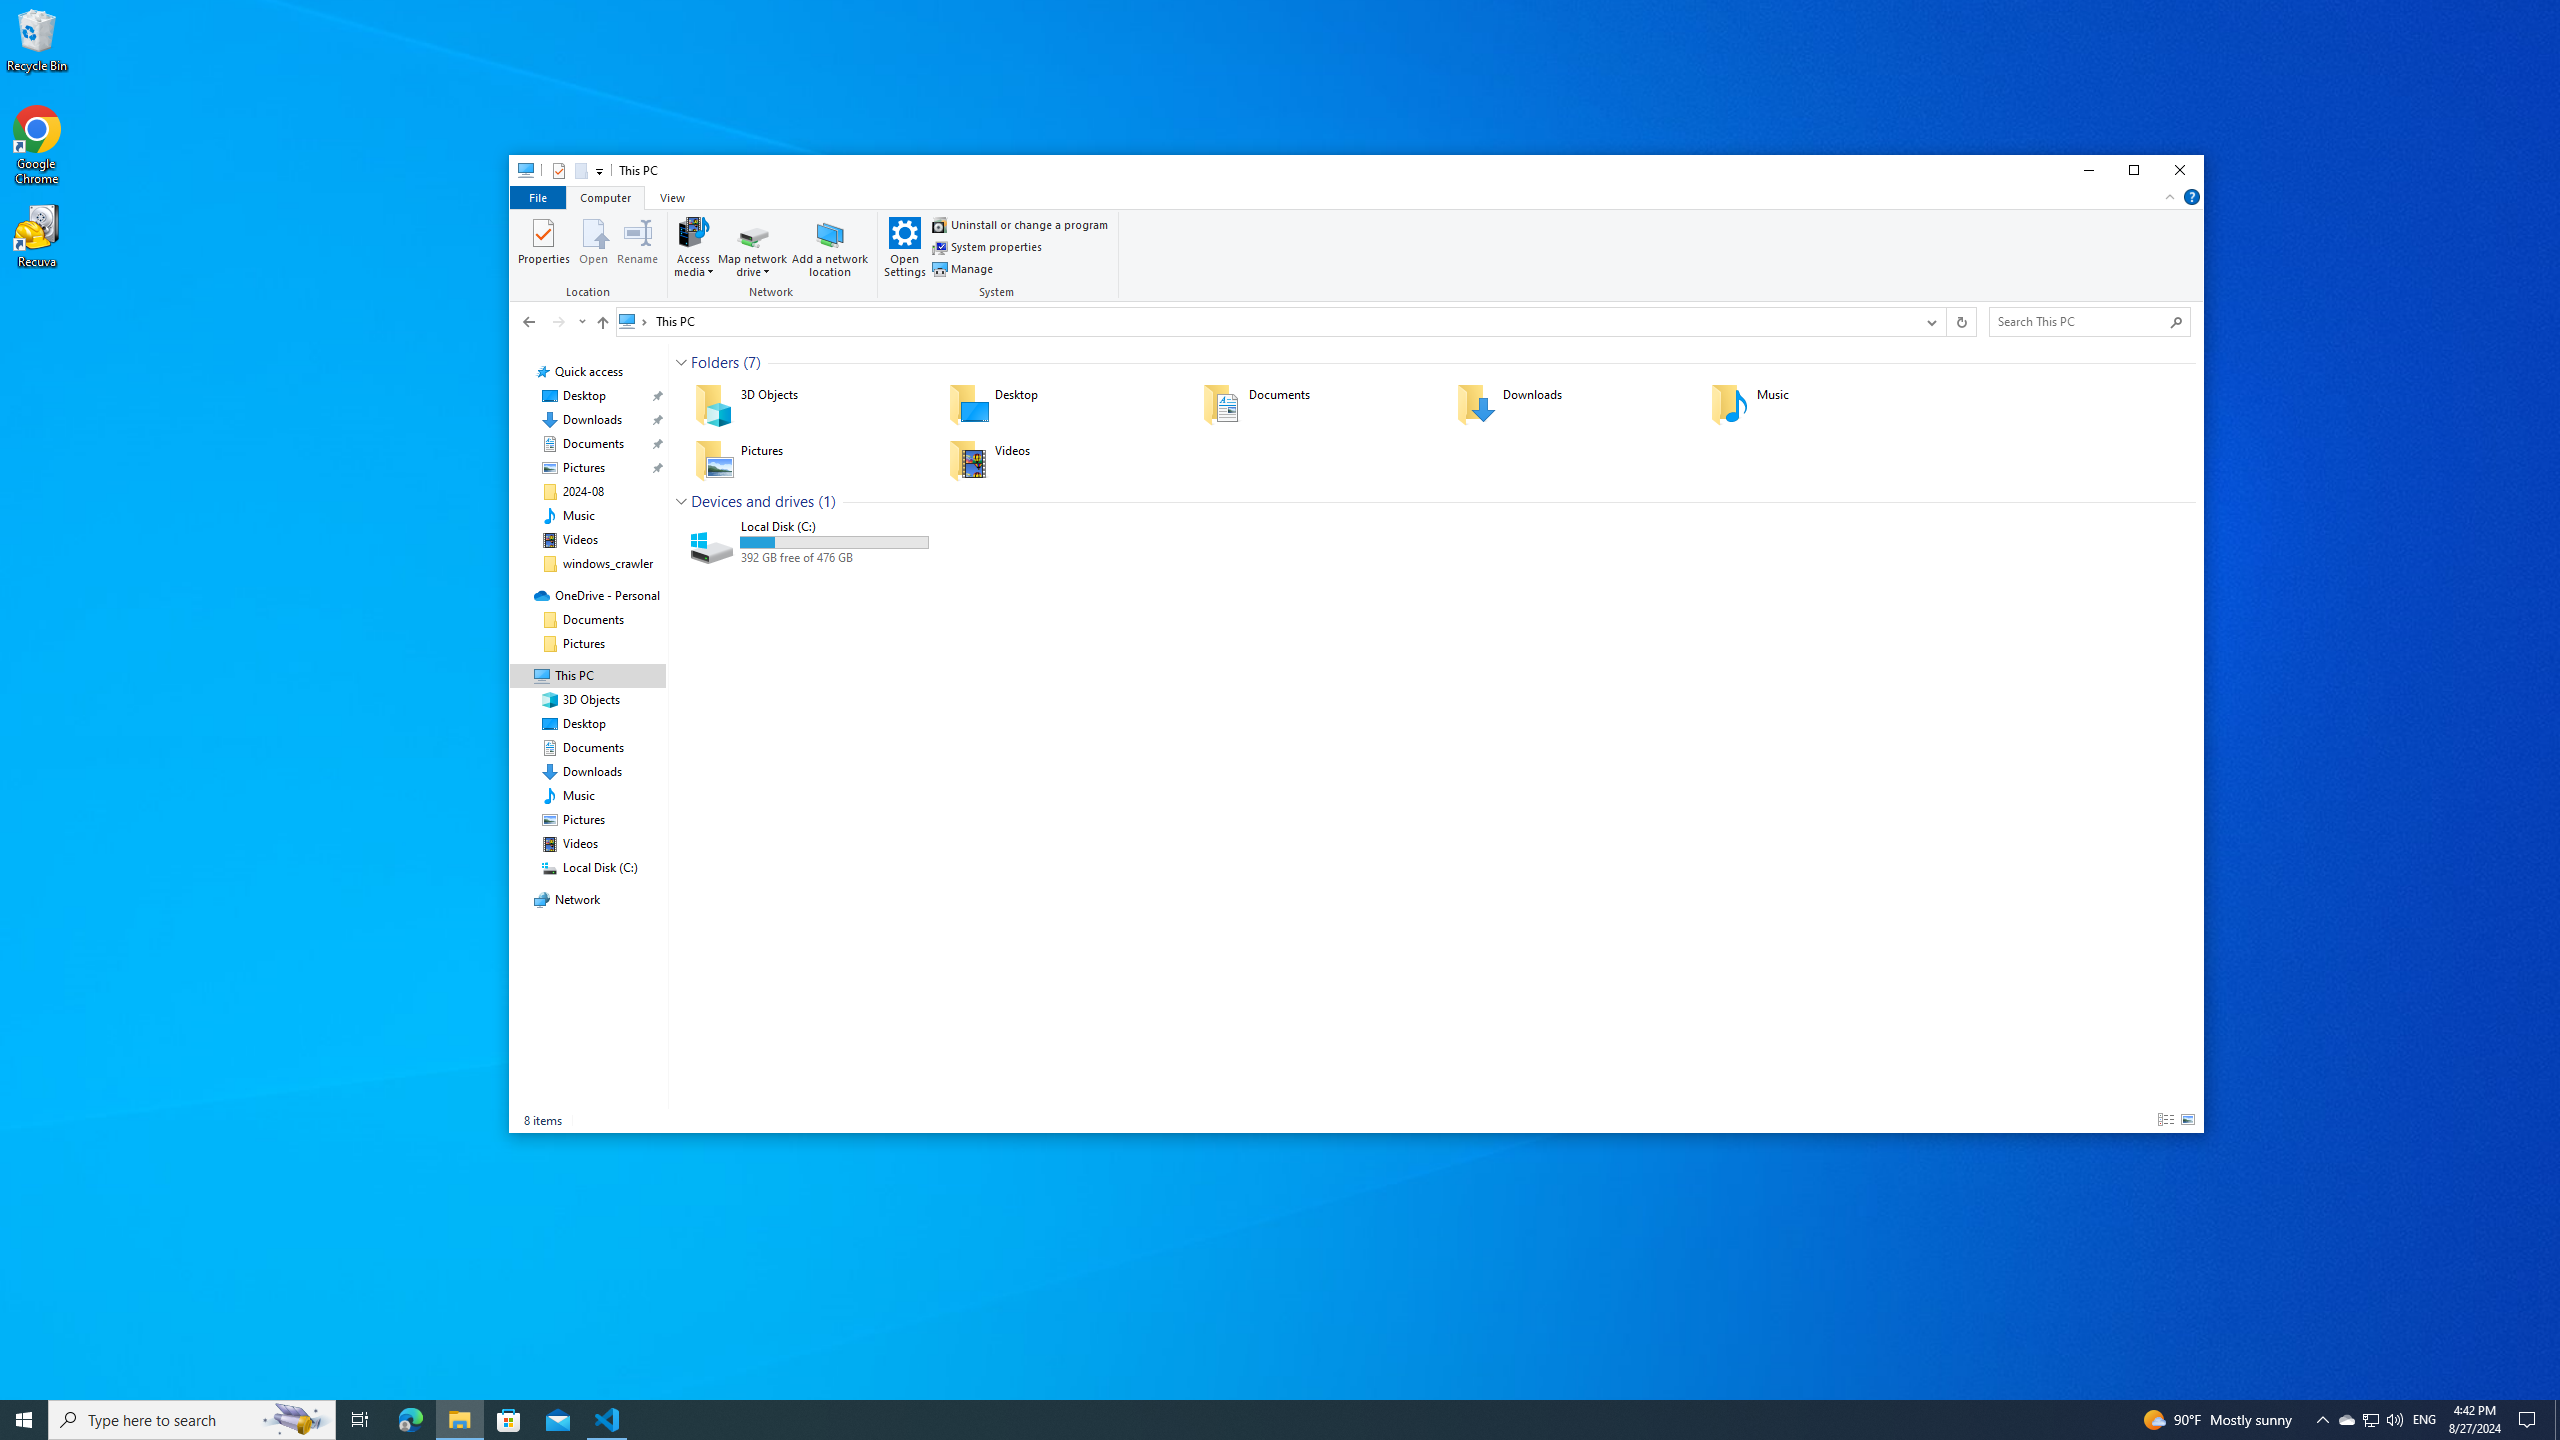  Describe the element at coordinates (545, 245) in the screenshot. I see `'Properties'` at that location.